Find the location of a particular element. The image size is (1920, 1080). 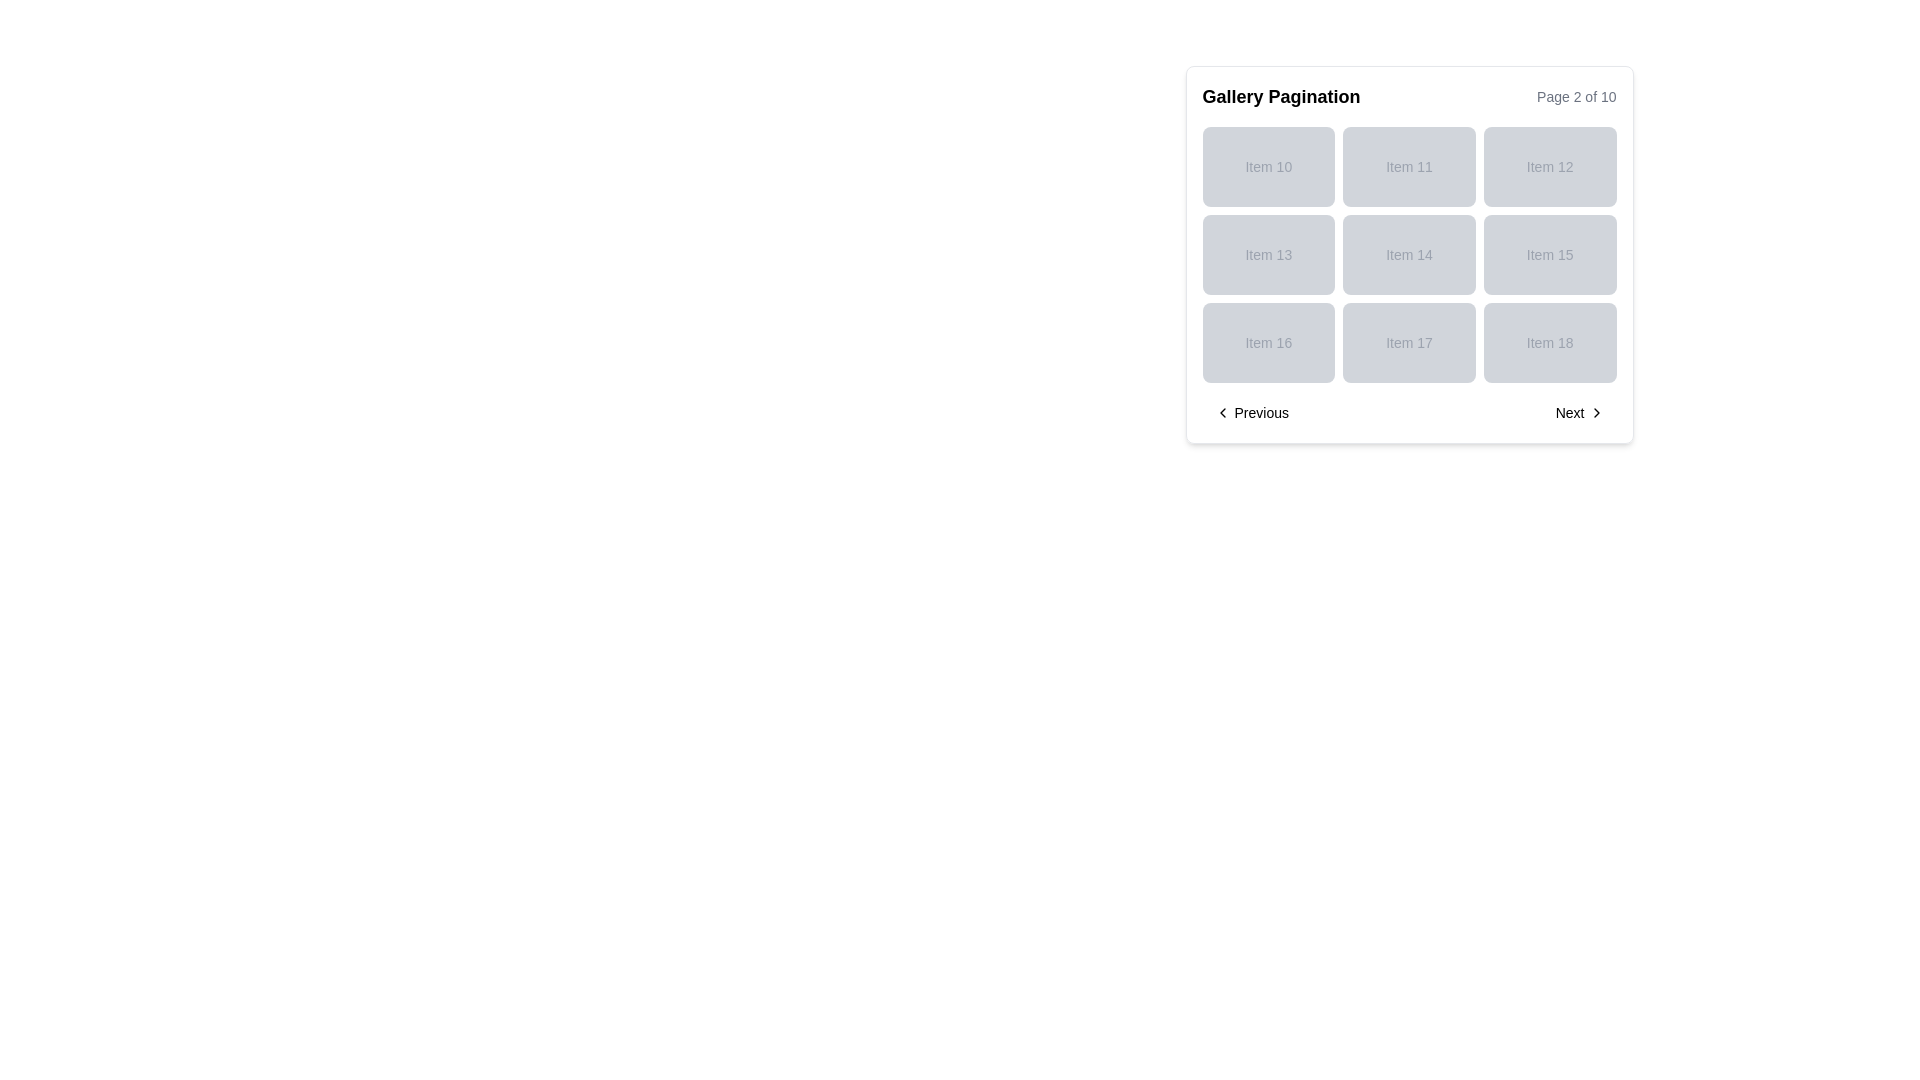

the non-interactive label 'Item 11' which is a rectangular element with a light gray background, located in the middle column of the first row in a 3x3 grid layout is located at coordinates (1408, 165).